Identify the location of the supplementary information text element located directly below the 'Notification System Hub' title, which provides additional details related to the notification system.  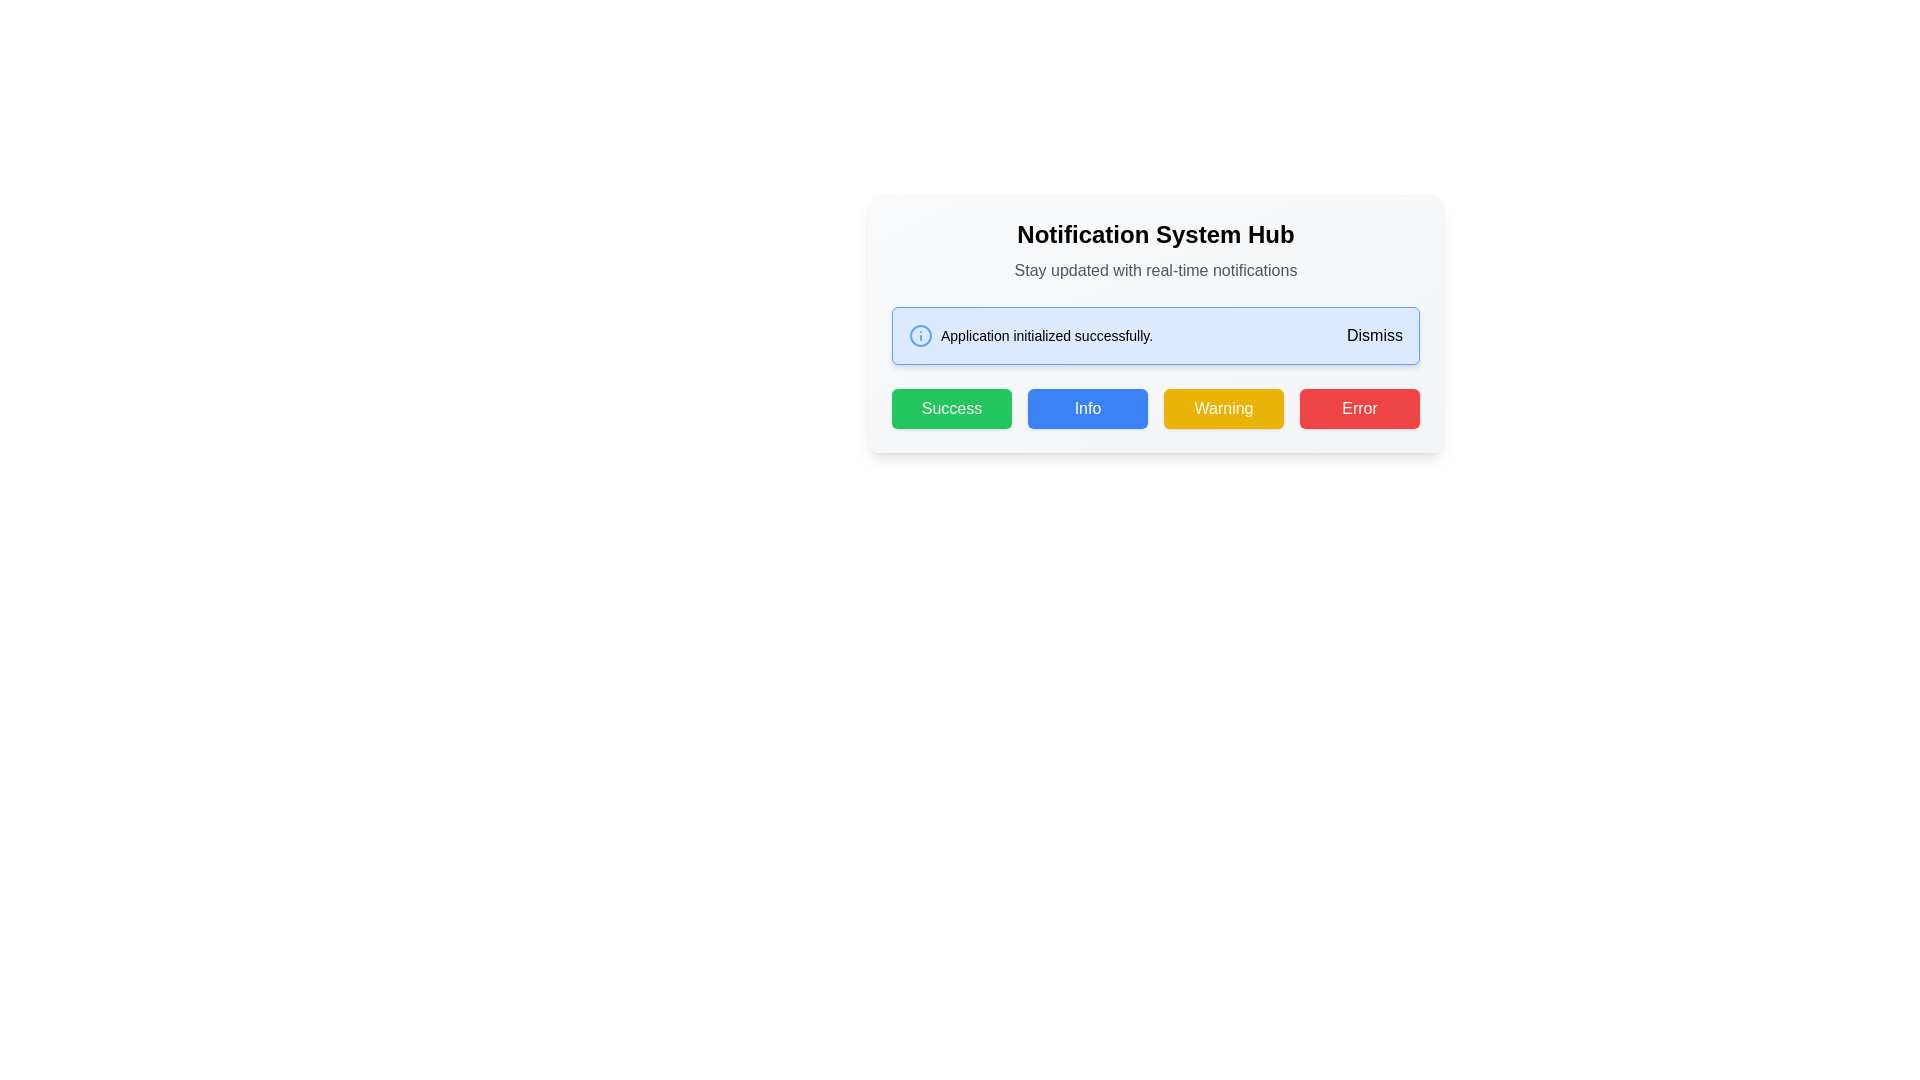
(1156, 270).